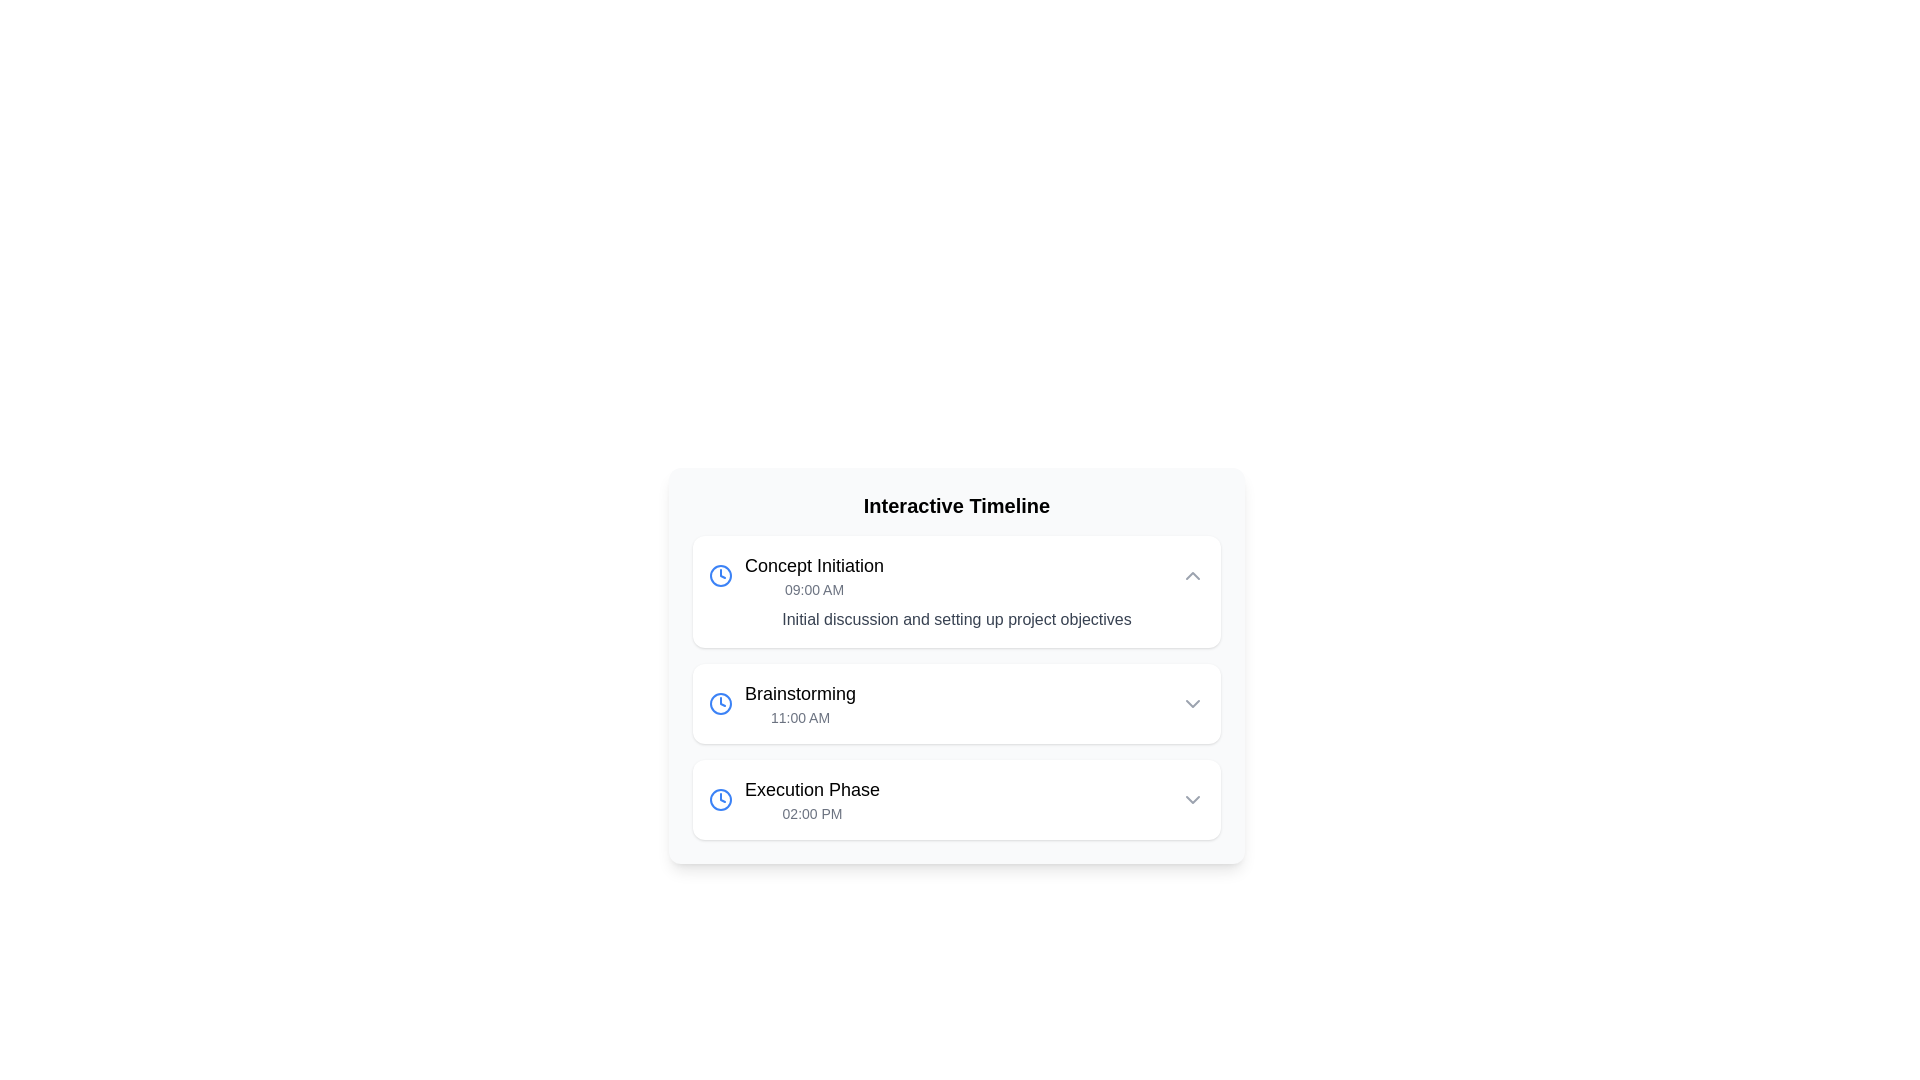 This screenshot has height=1080, width=1920. What do you see at coordinates (814, 566) in the screenshot?
I see `the title text label in the interactive timeline, which provides a quick understanding of the event's nature and is located to the right of the clock icon, above the subtitle showing the time '09:00 AM'` at bounding box center [814, 566].